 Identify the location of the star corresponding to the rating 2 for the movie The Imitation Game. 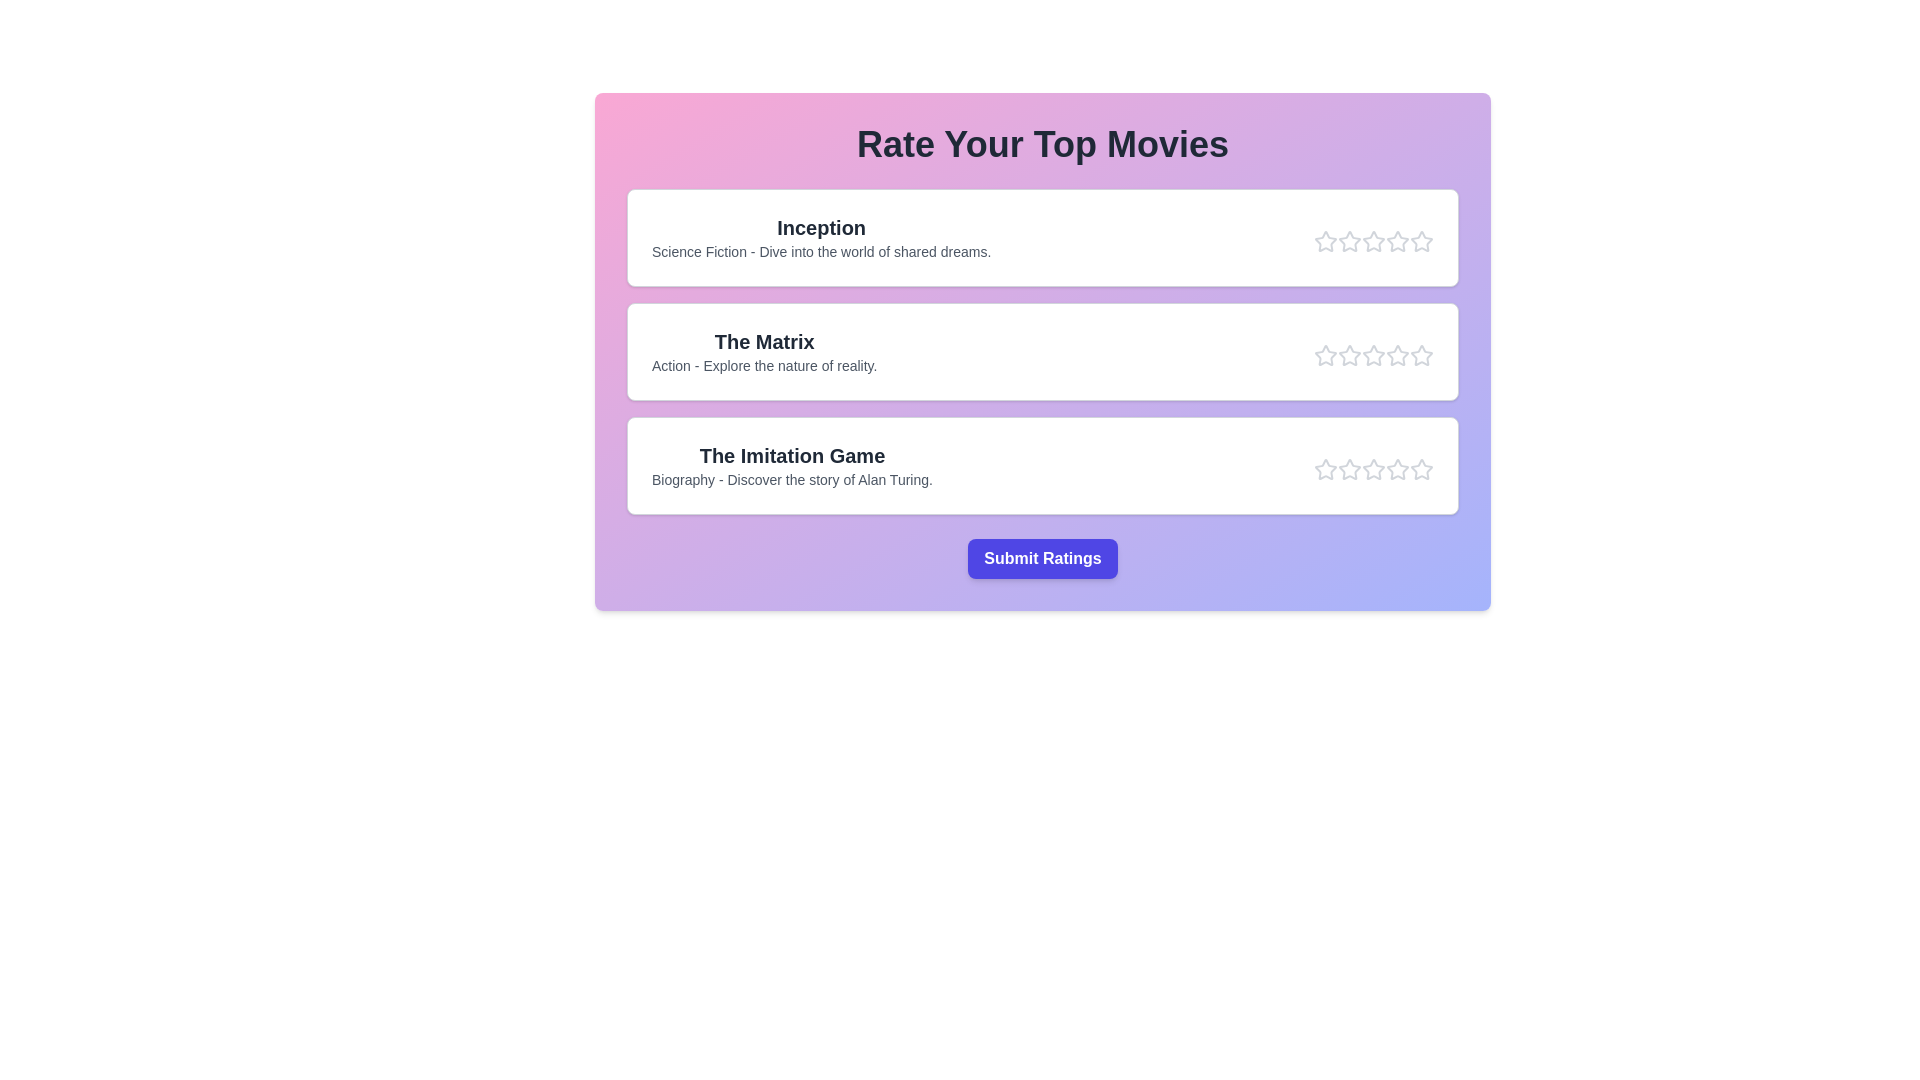
(1349, 470).